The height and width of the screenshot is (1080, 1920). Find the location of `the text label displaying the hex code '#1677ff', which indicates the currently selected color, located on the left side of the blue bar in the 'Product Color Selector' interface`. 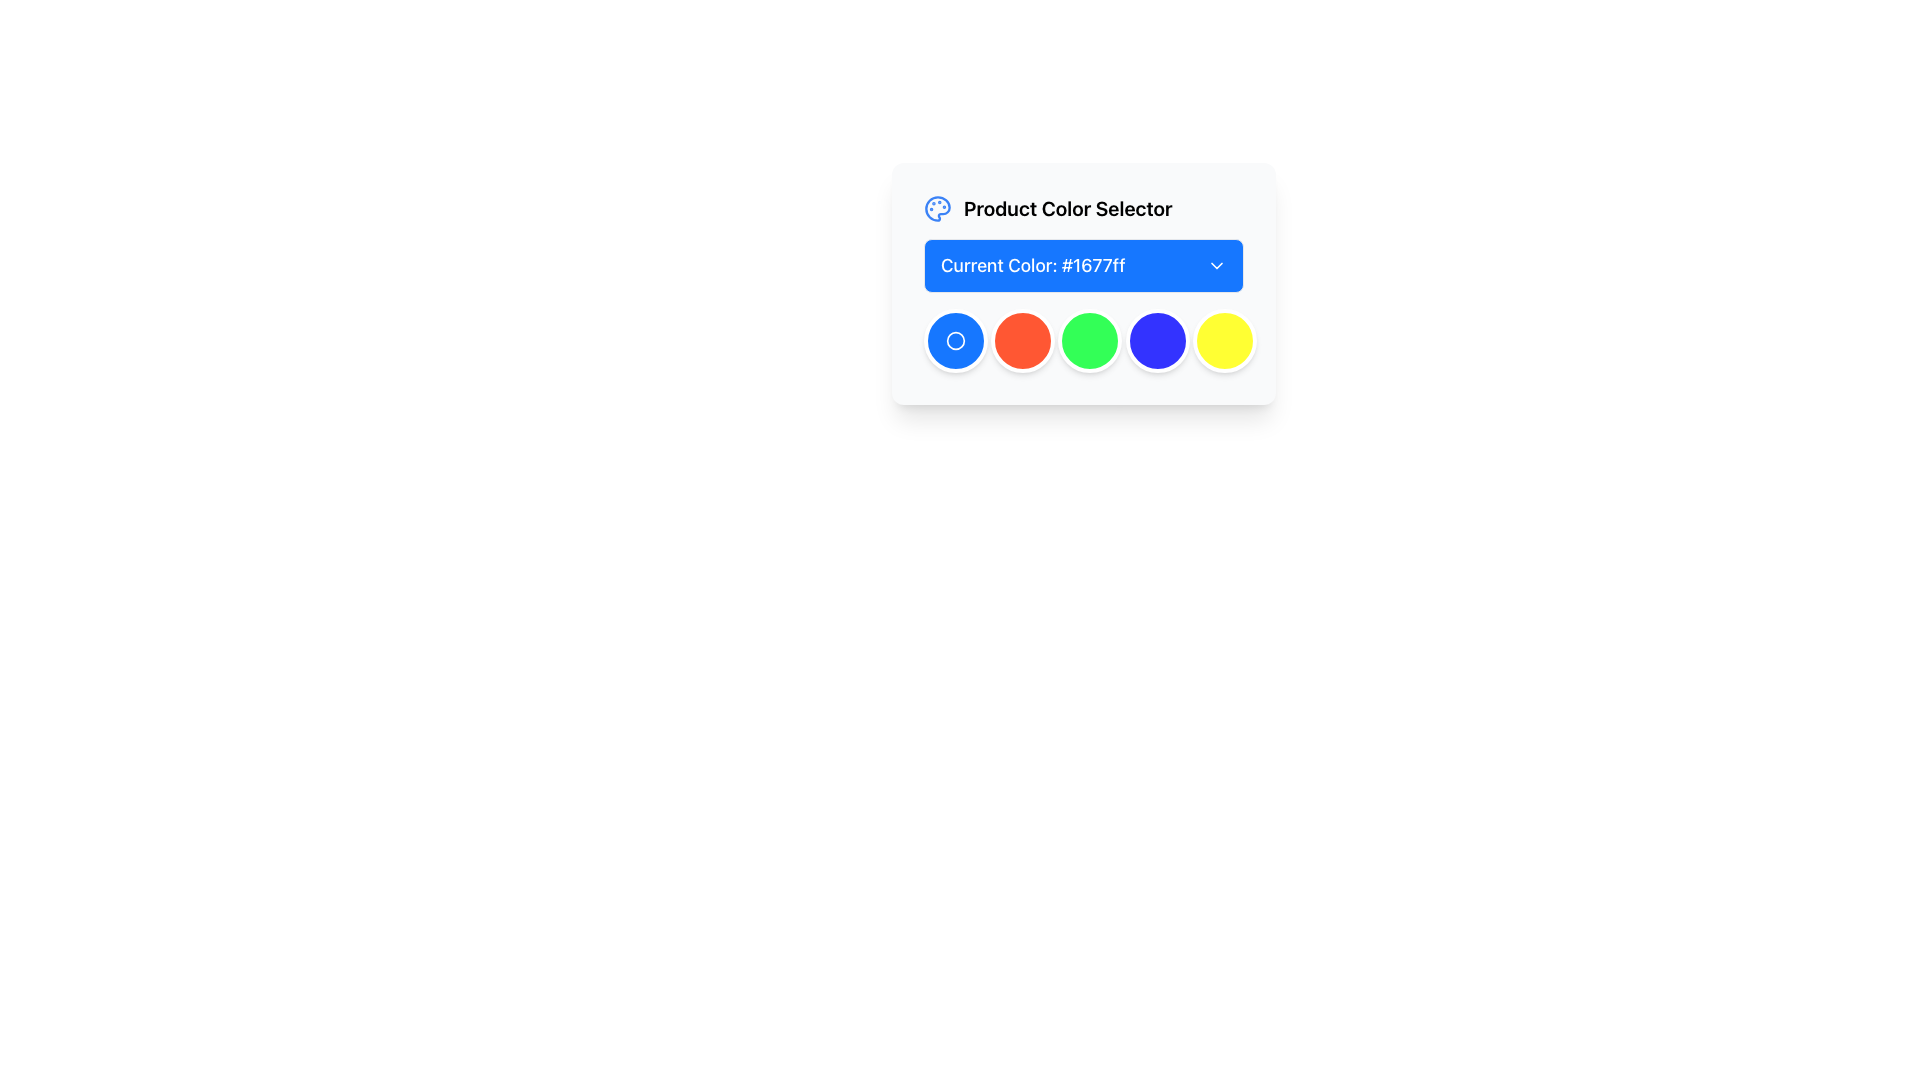

the text label displaying the hex code '#1677ff', which indicates the currently selected color, located on the left side of the blue bar in the 'Product Color Selector' interface is located at coordinates (1033, 265).